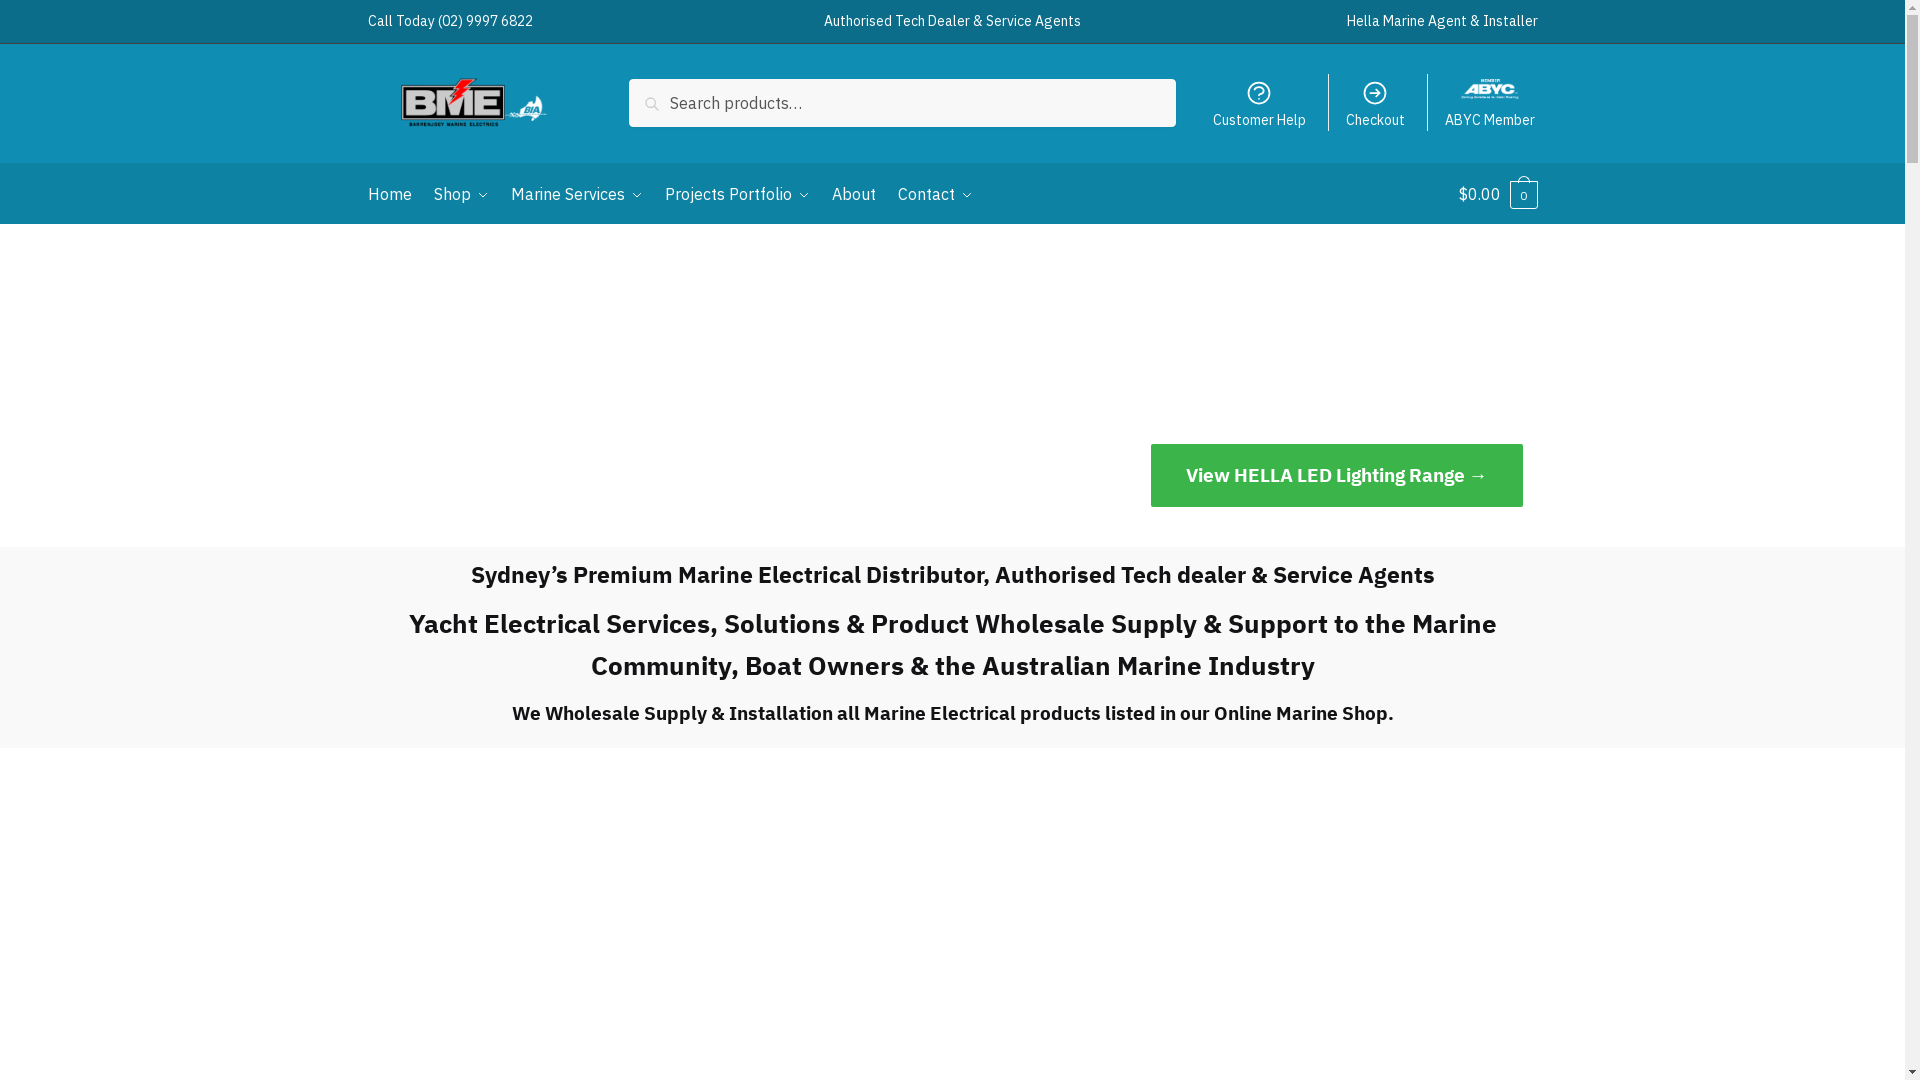  What do you see at coordinates (656, 193) in the screenshot?
I see `'Projects Portfolio'` at bounding box center [656, 193].